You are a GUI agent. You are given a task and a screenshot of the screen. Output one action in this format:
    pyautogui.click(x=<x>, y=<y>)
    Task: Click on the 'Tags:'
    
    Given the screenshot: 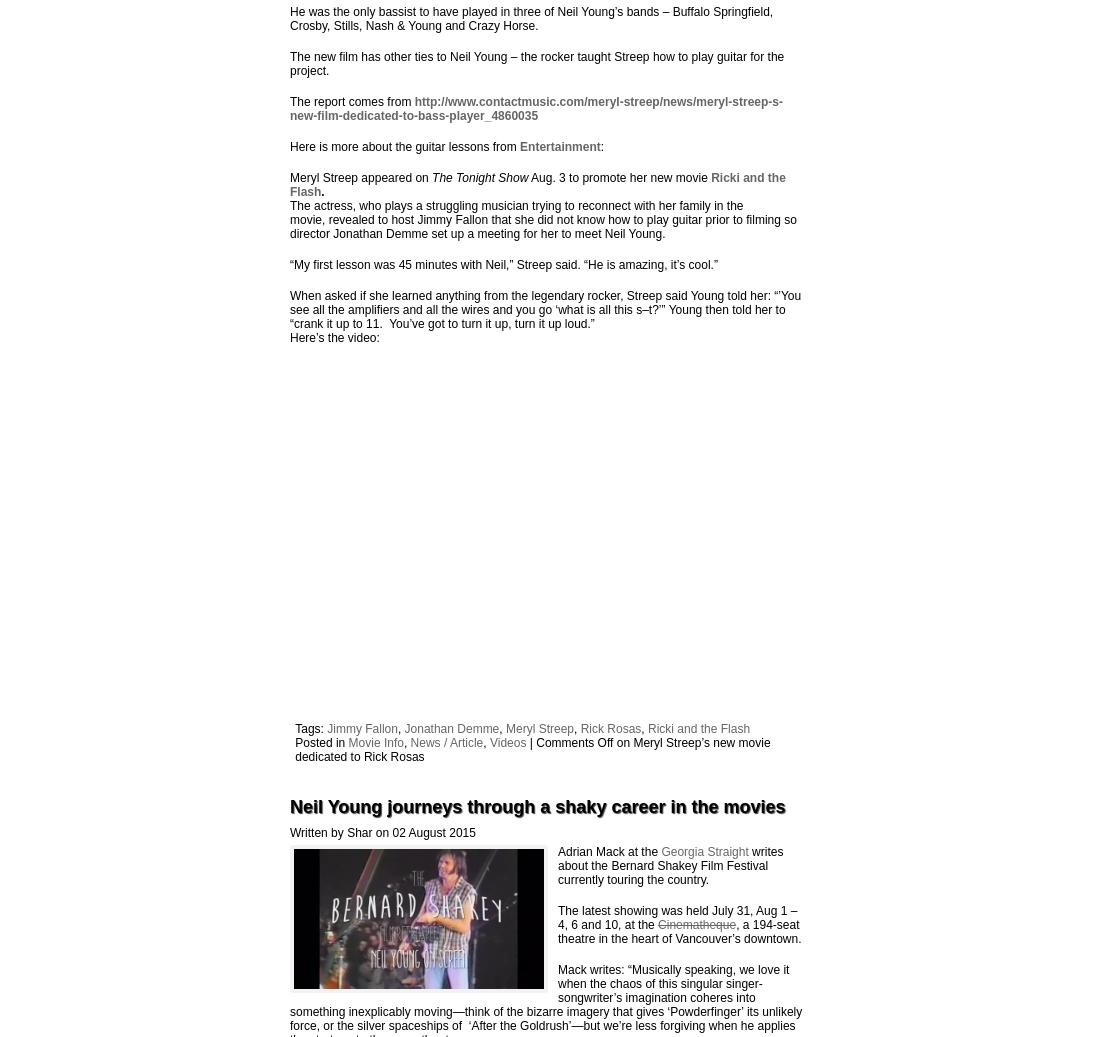 What is the action you would take?
    pyautogui.click(x=309, y=727)
    